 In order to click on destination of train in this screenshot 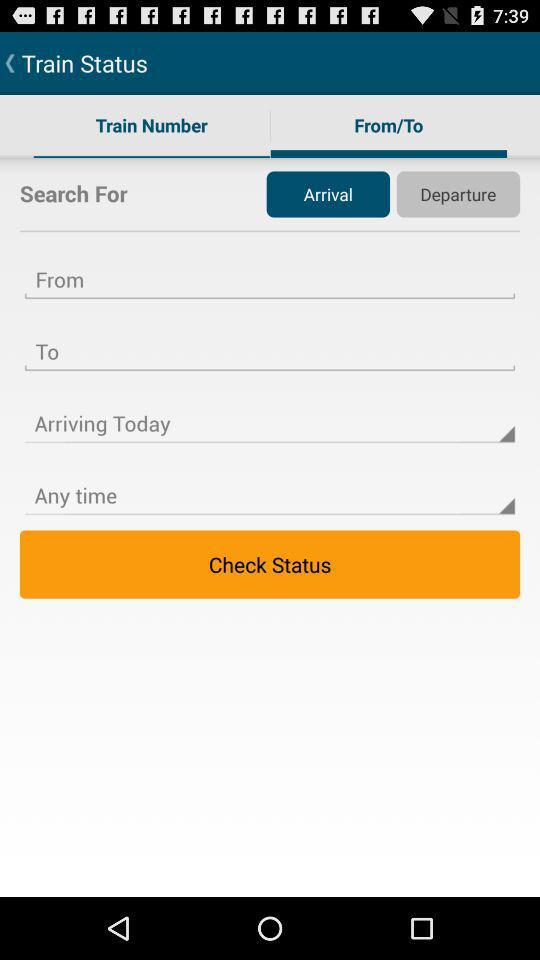, I will do `click(270, 339)`.